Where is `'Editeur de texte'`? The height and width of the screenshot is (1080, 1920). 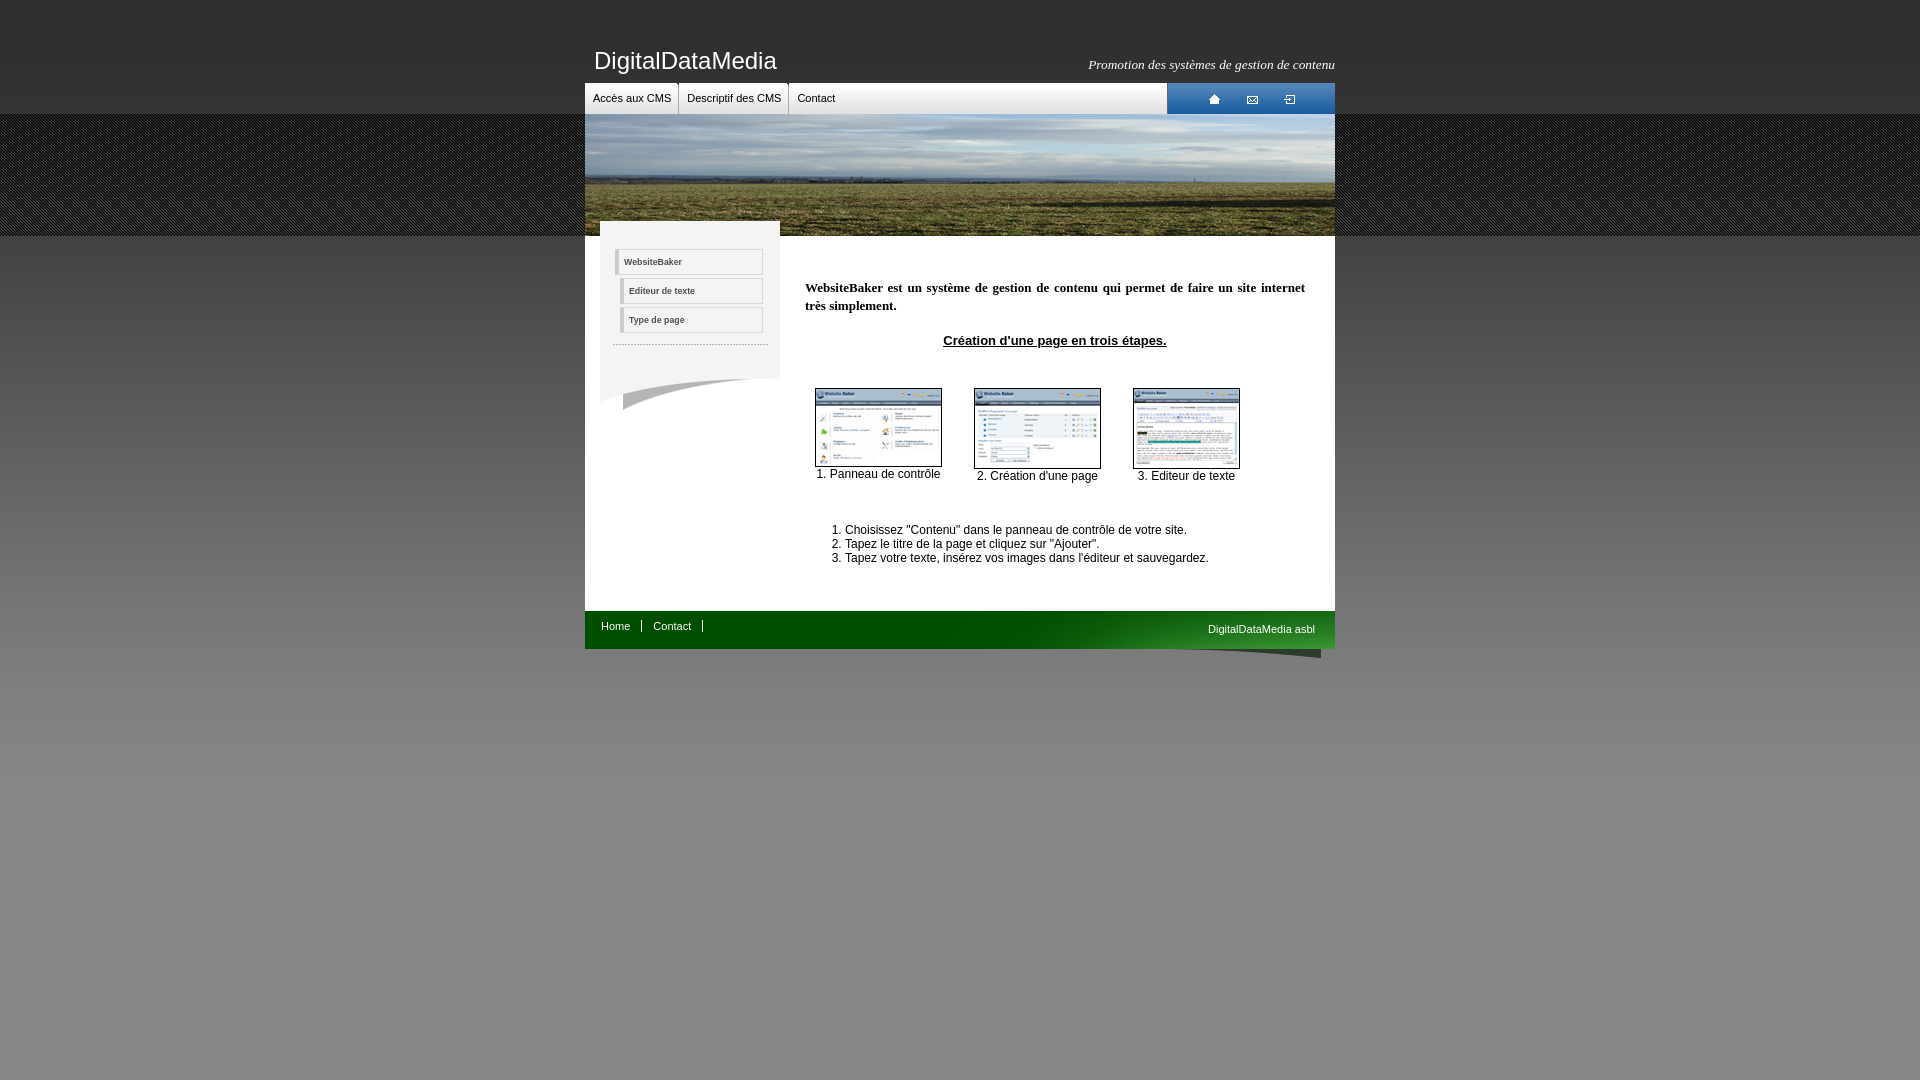
'Editeur de texte' is located at coordinates (1186, 465).